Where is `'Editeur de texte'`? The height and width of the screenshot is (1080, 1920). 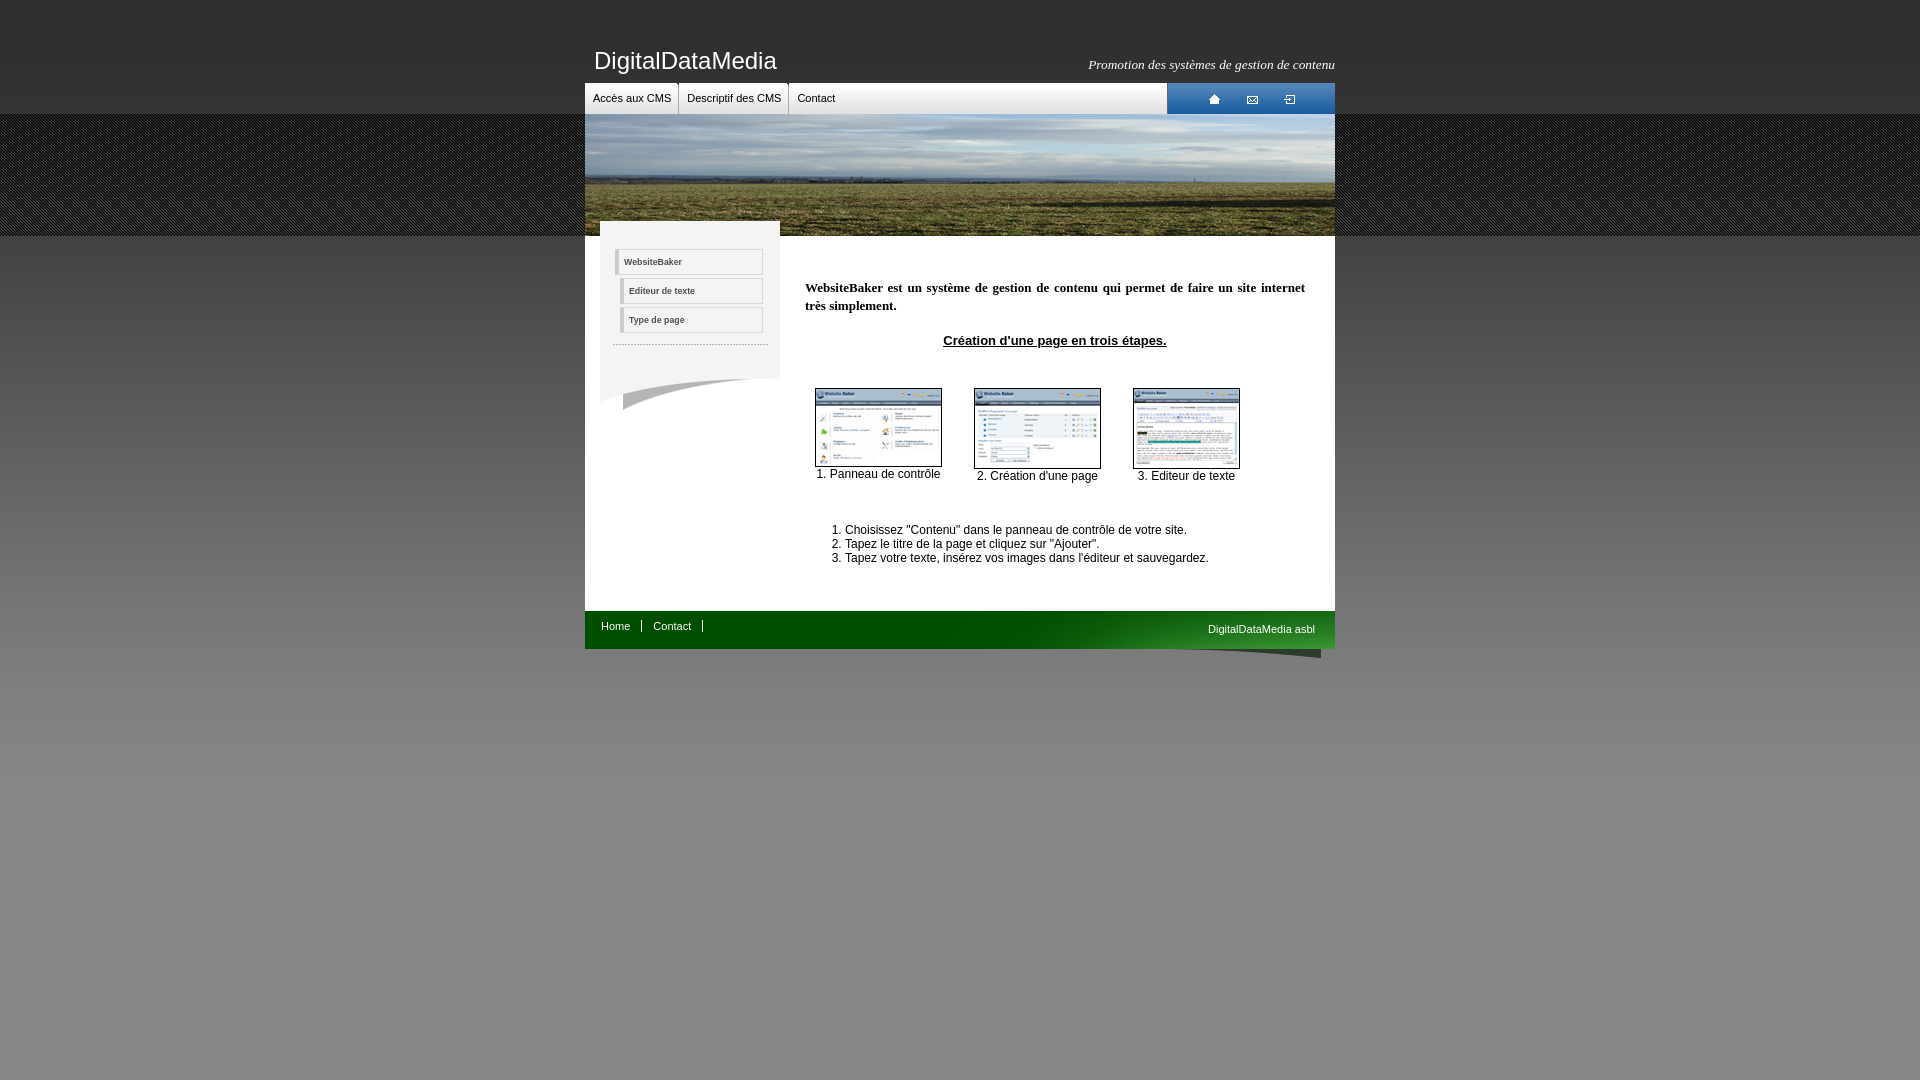
'Editeur de texte' is located at coordinates (1186, 465).